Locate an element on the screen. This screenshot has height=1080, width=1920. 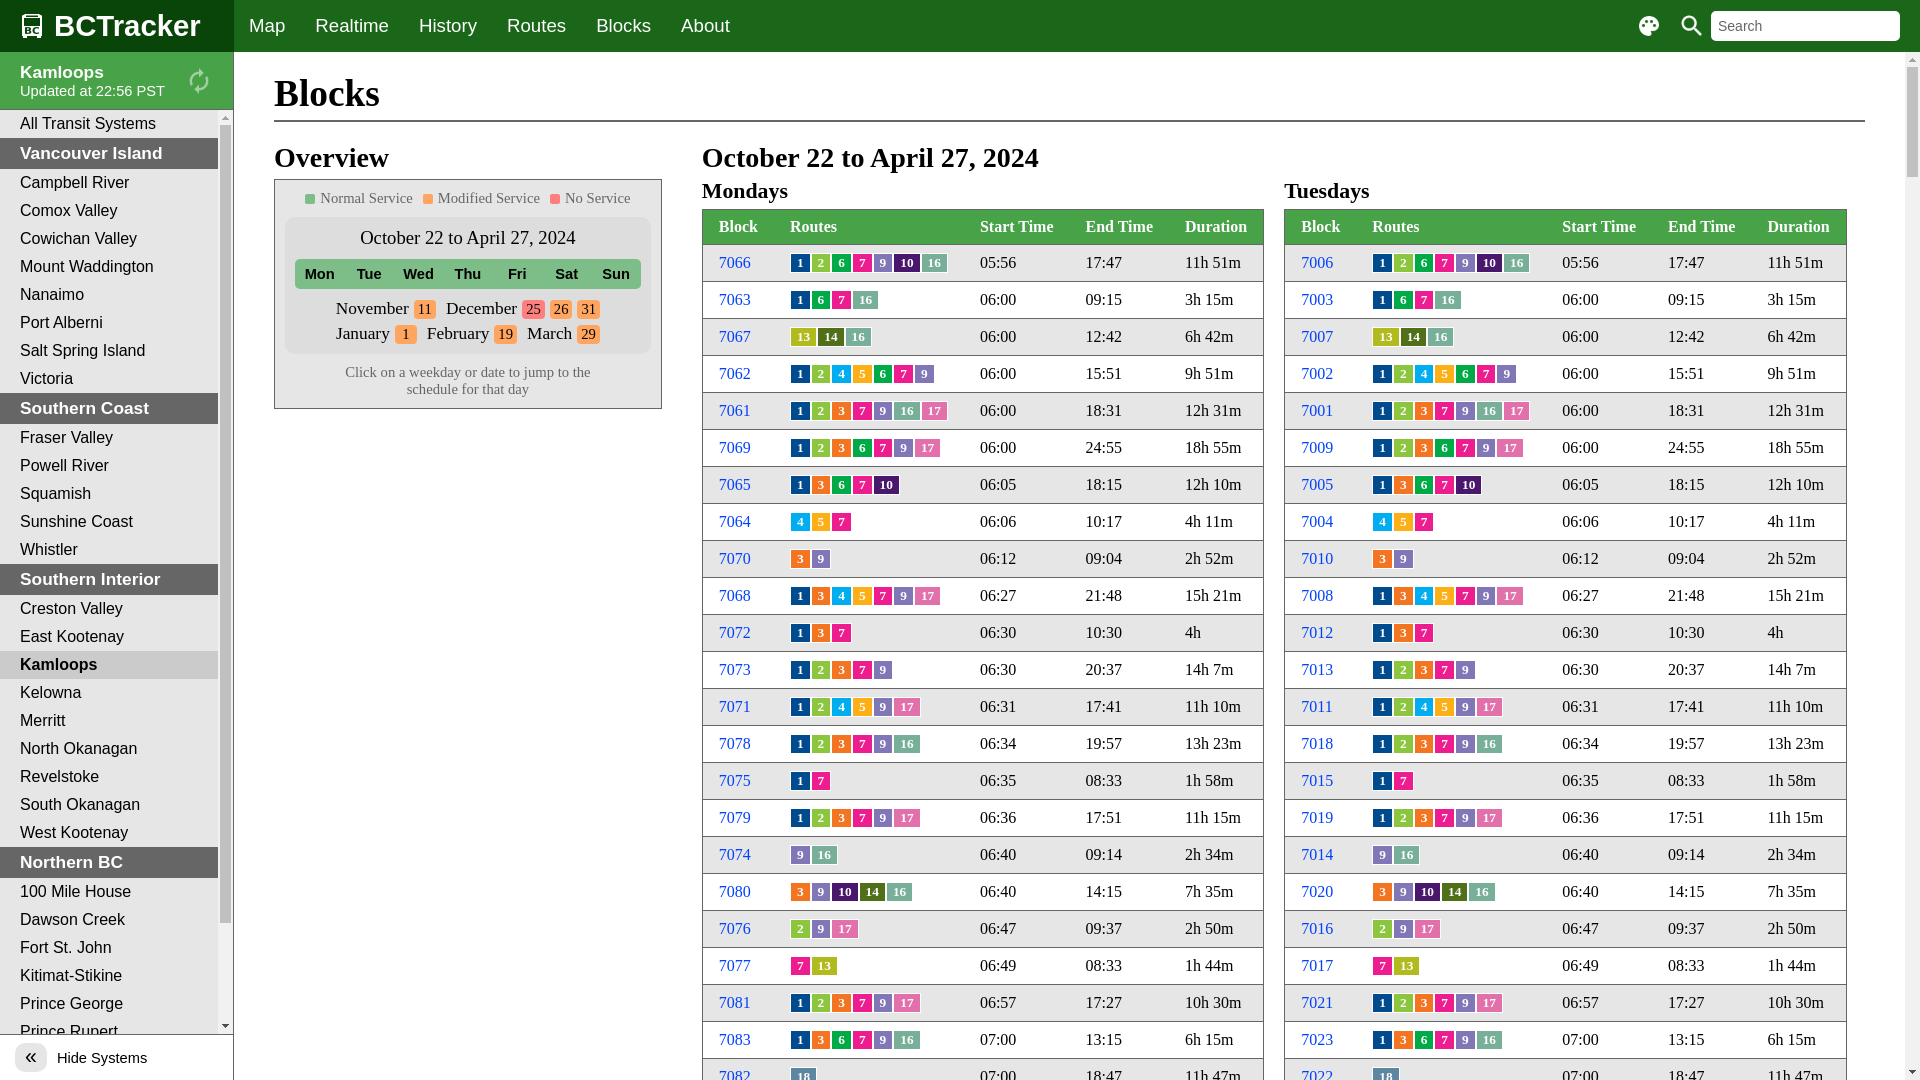
'7' is located at coordinates (1444, 485).